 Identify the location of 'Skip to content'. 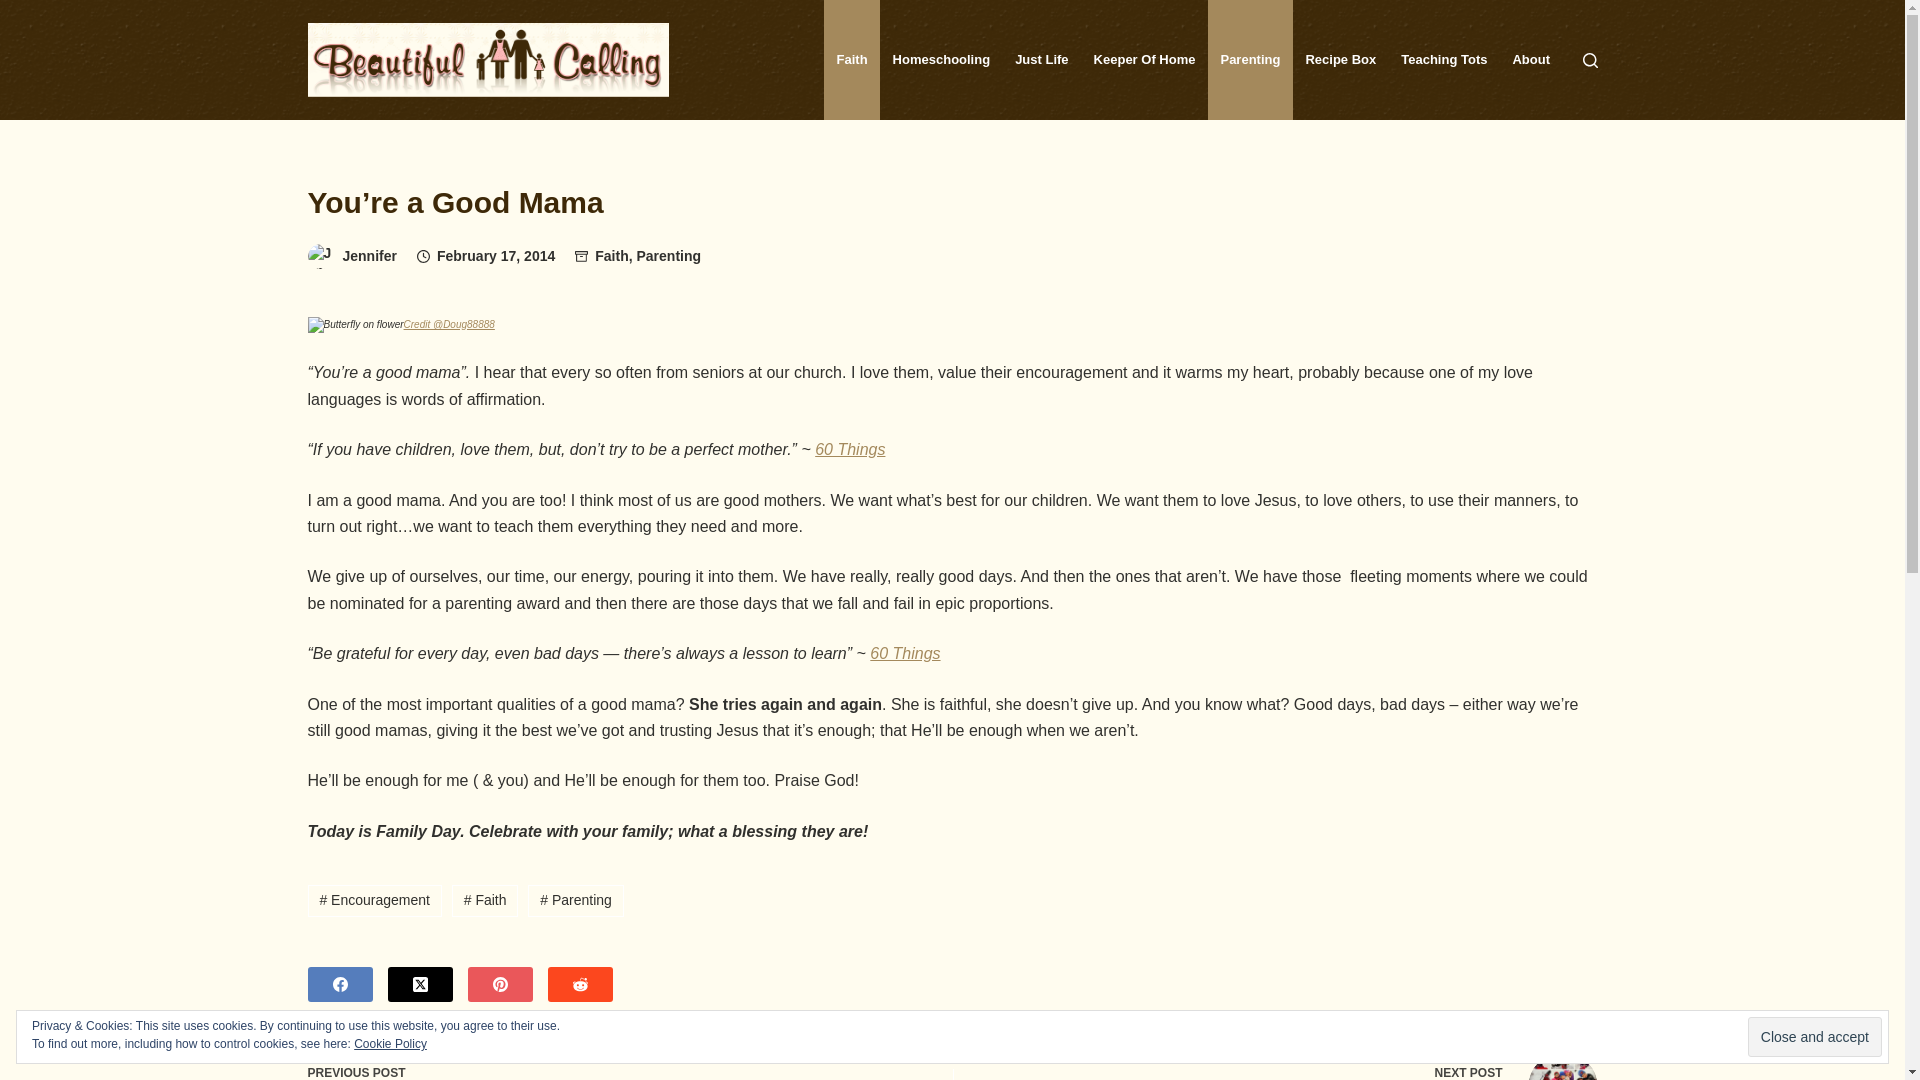
(0, 10).